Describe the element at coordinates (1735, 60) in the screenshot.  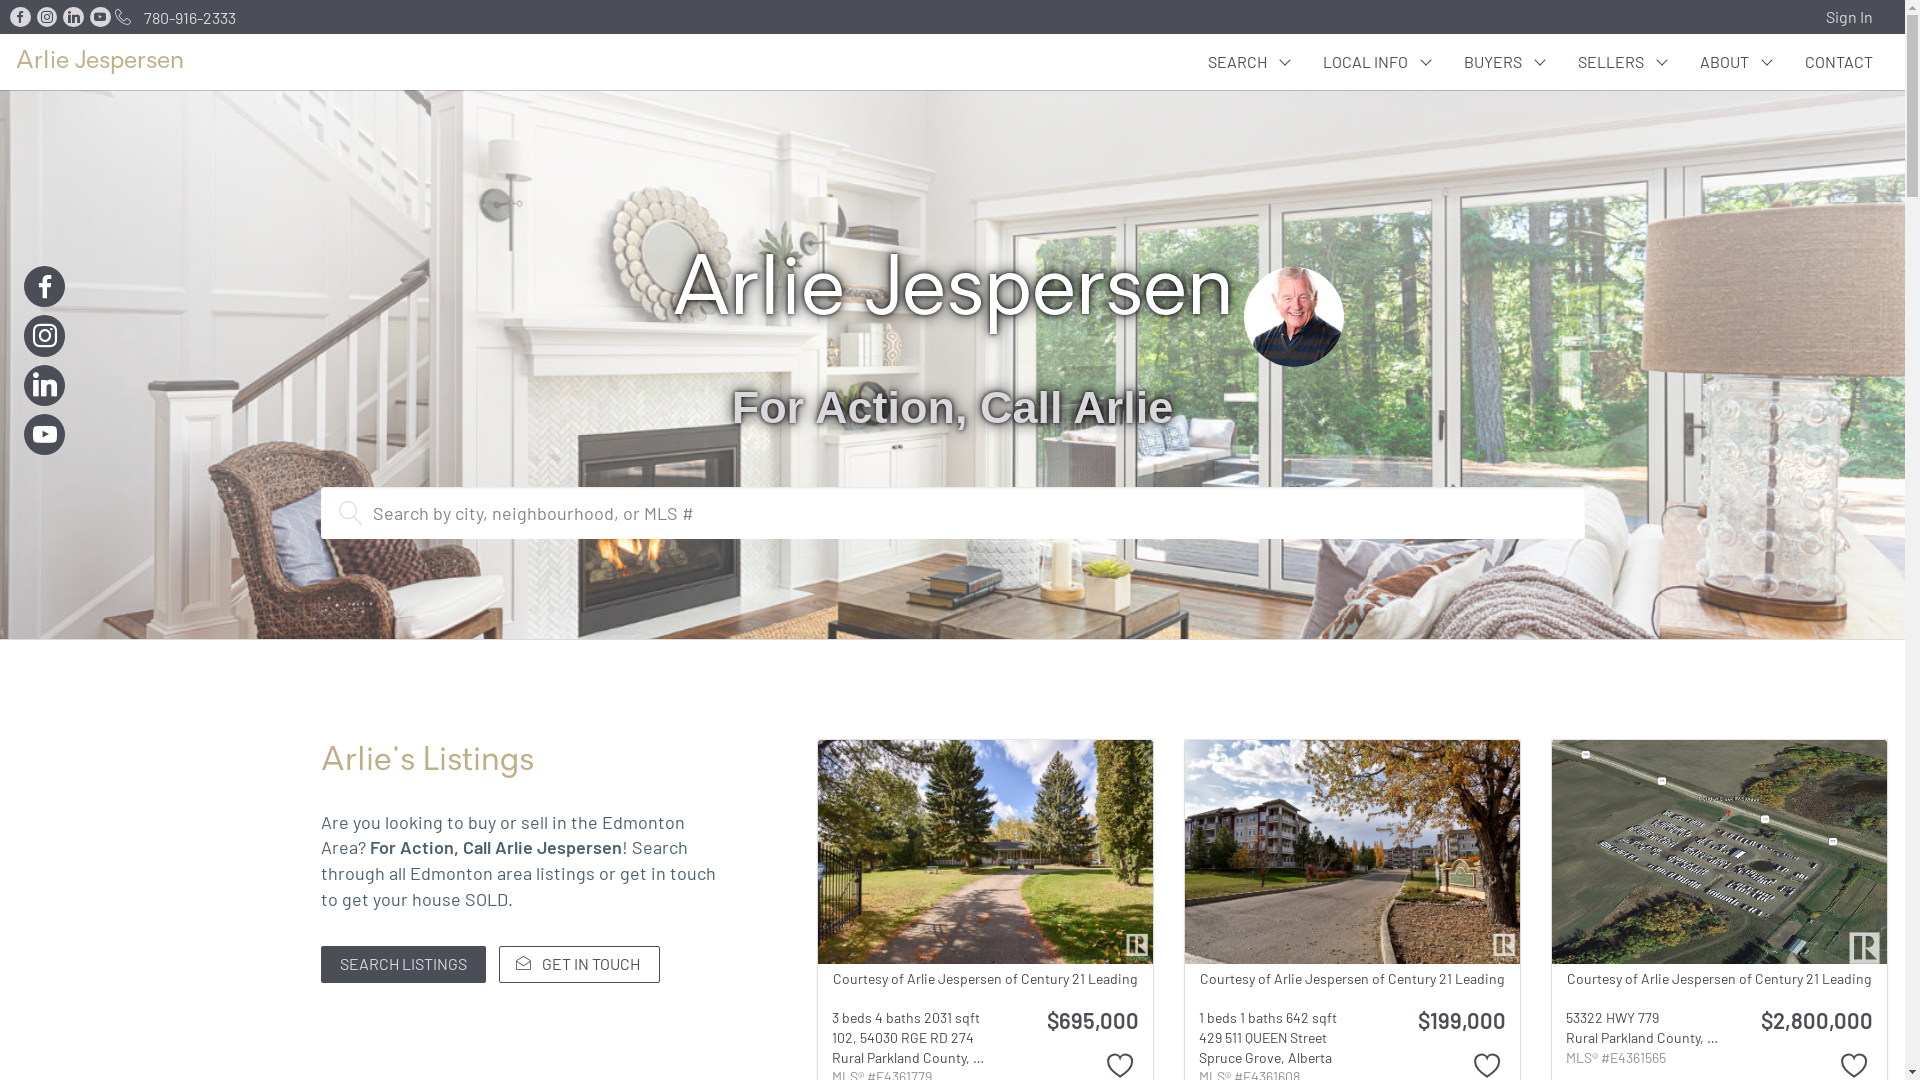
I see `'ABOUT'` at that location.